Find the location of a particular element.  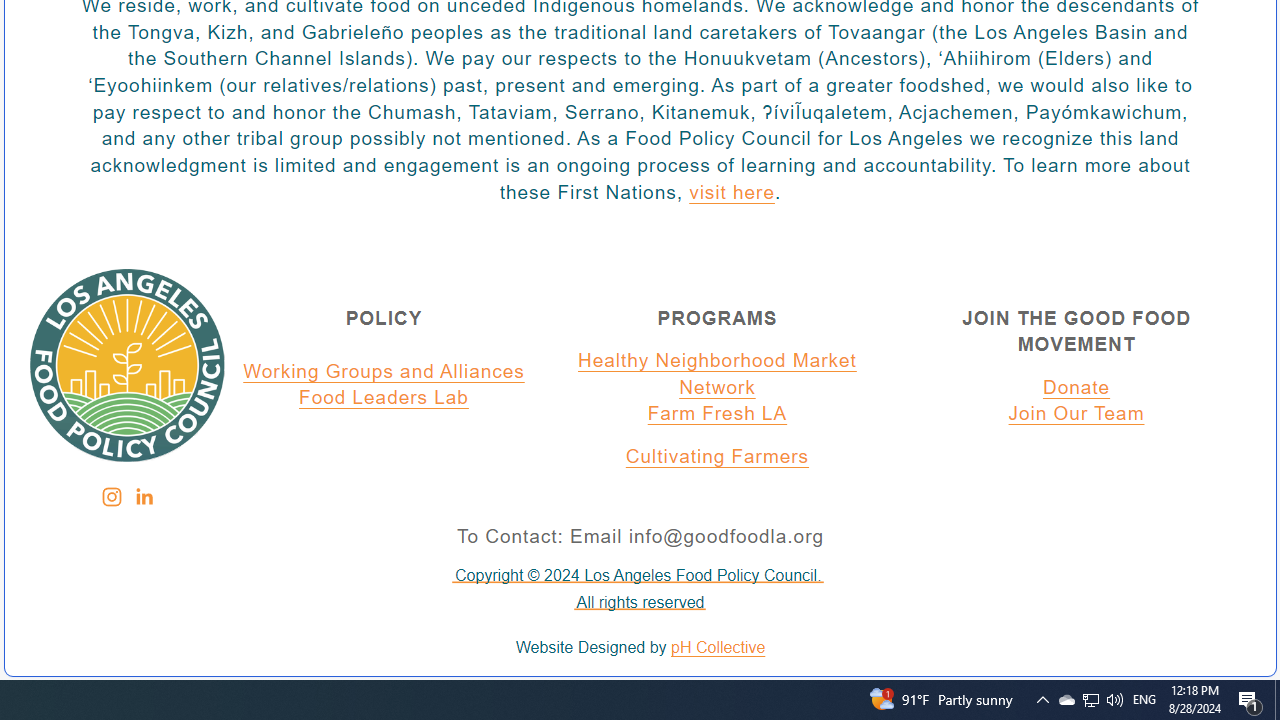

'Food Leaders Lab' is located at coordinates (384, 399).